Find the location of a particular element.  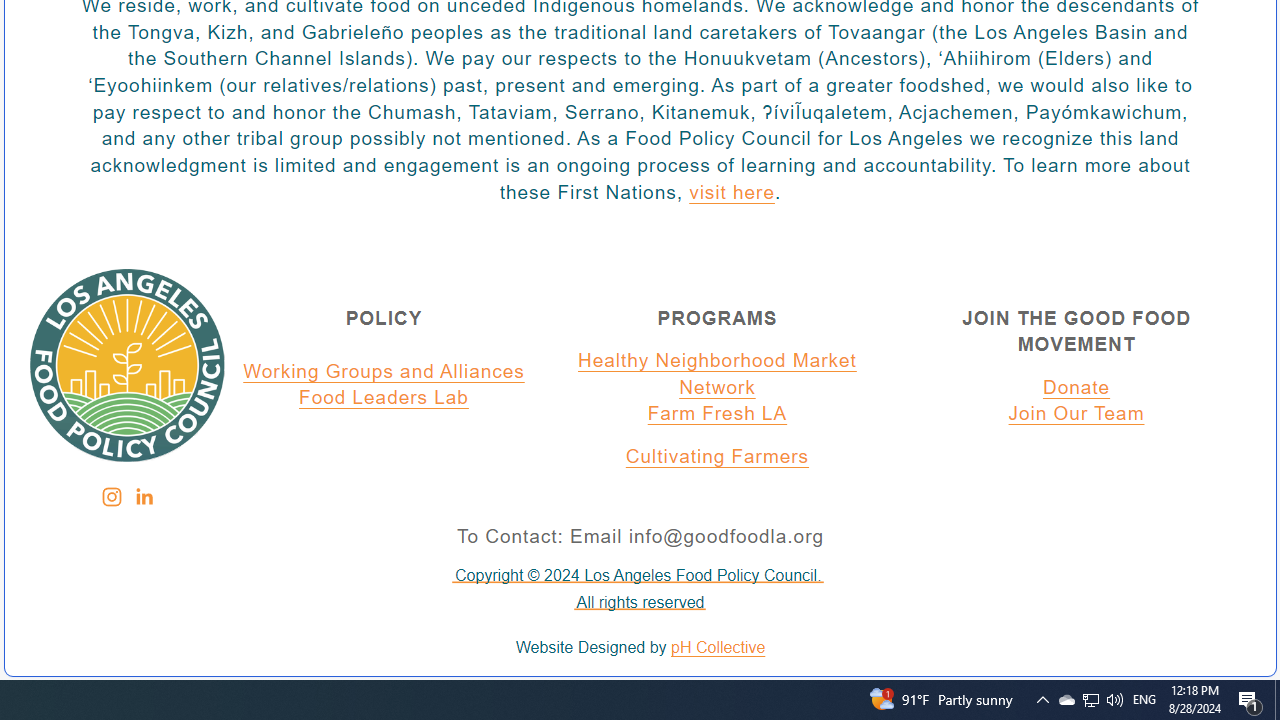

'Food Leaders Lab' is located at coordinates (384, 399).